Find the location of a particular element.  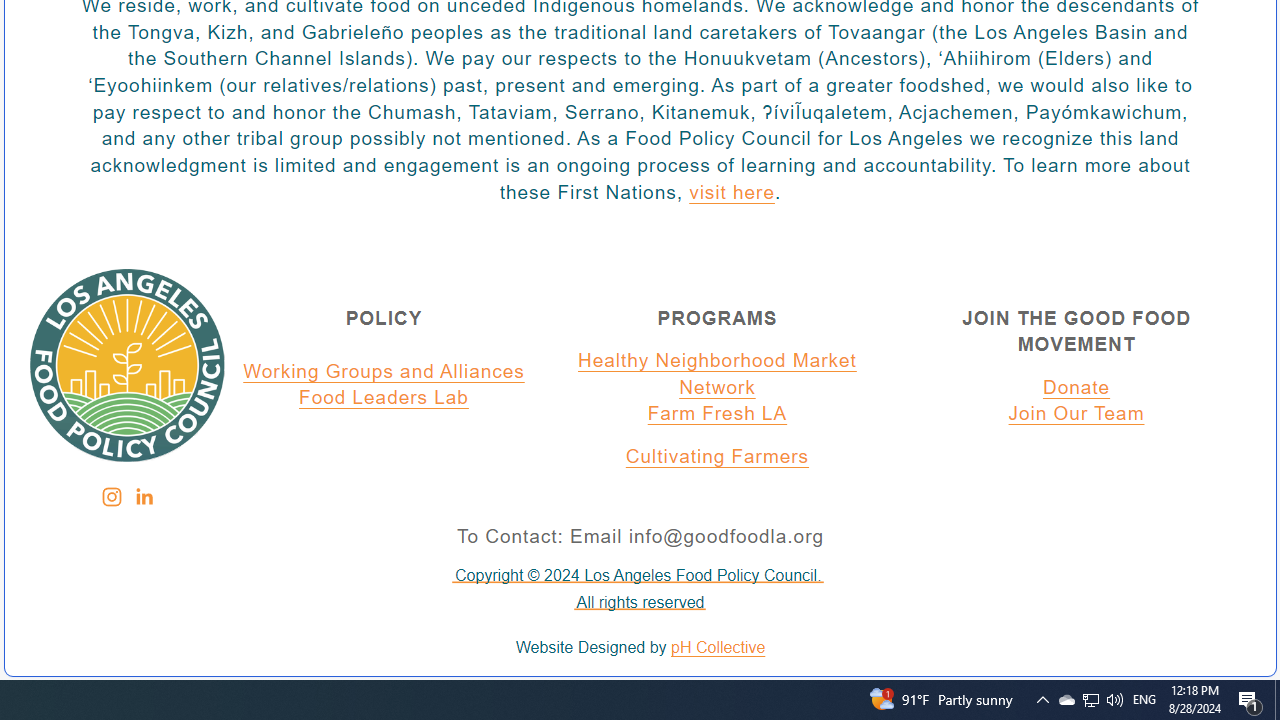

'Food Leaders Lab' is located at coordinates (384, 399).